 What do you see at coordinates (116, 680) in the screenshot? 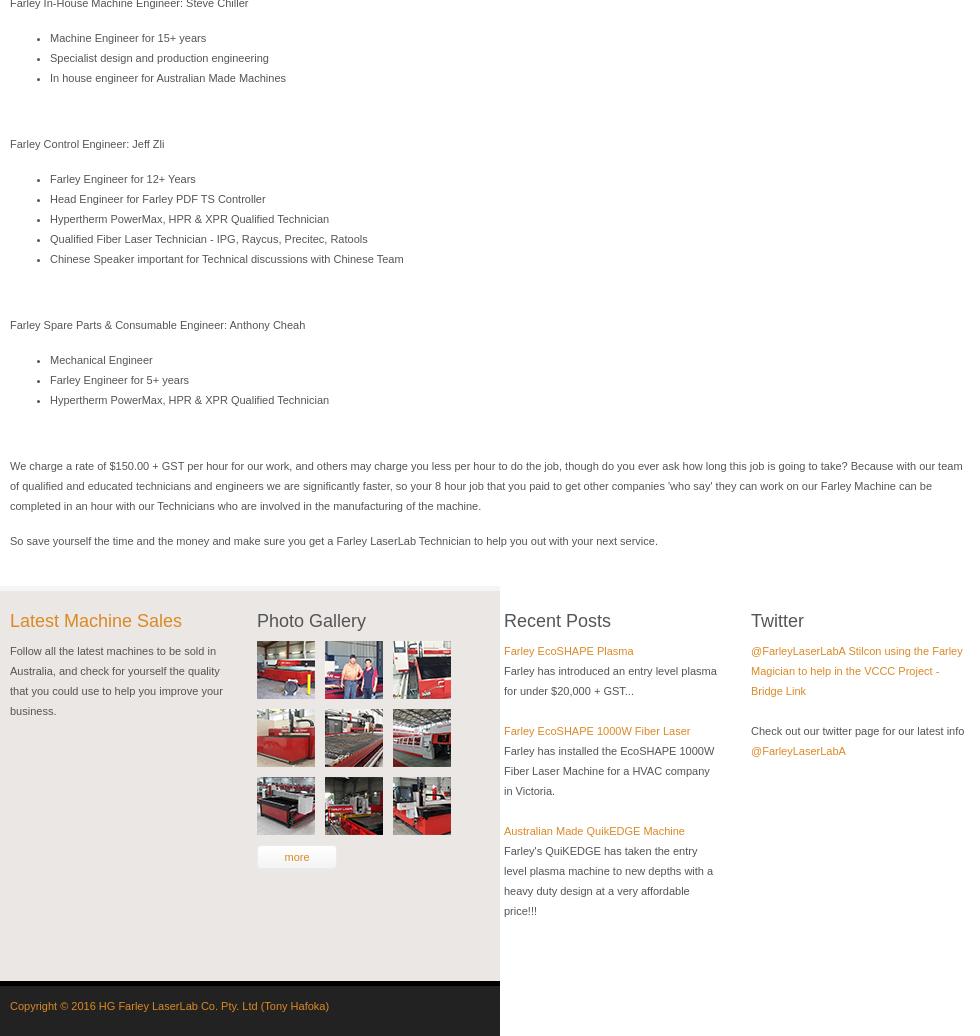
I see `'Follow all the latest machines to be sold in Australia, and check for yourself the quality that you could use to help you improve your business.'` at bounding box center [116, 680].